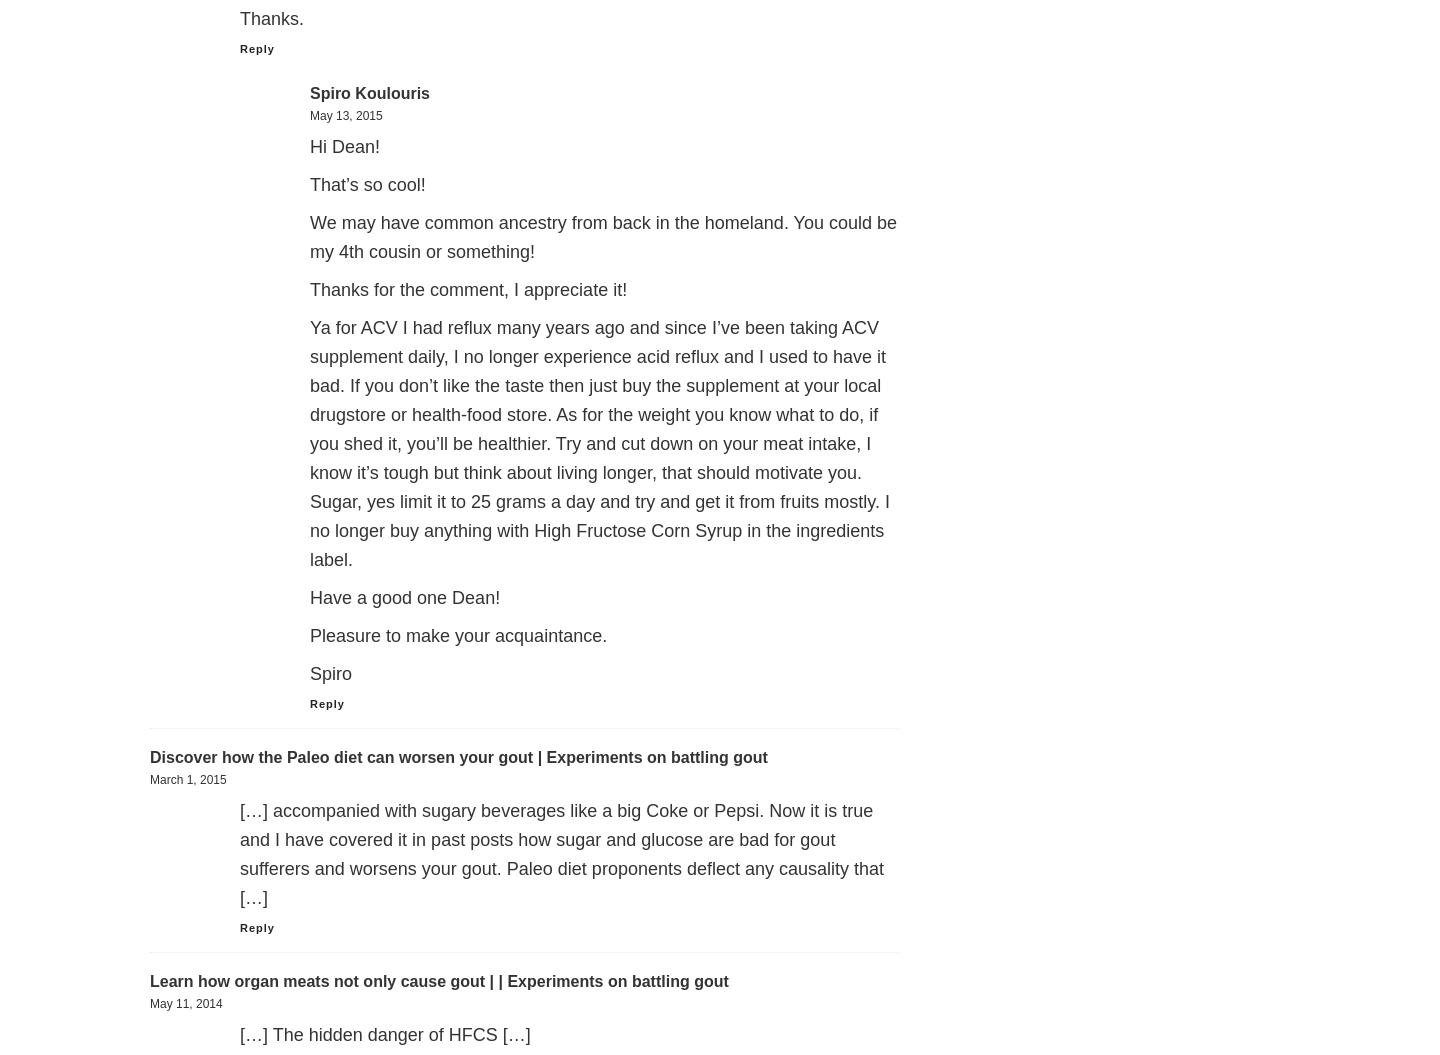 This screenshot has height=1055, width=1440. Describe the element at coordinates (346, 115) in the screenshot. I see `'May 13, 2015'` at that location.